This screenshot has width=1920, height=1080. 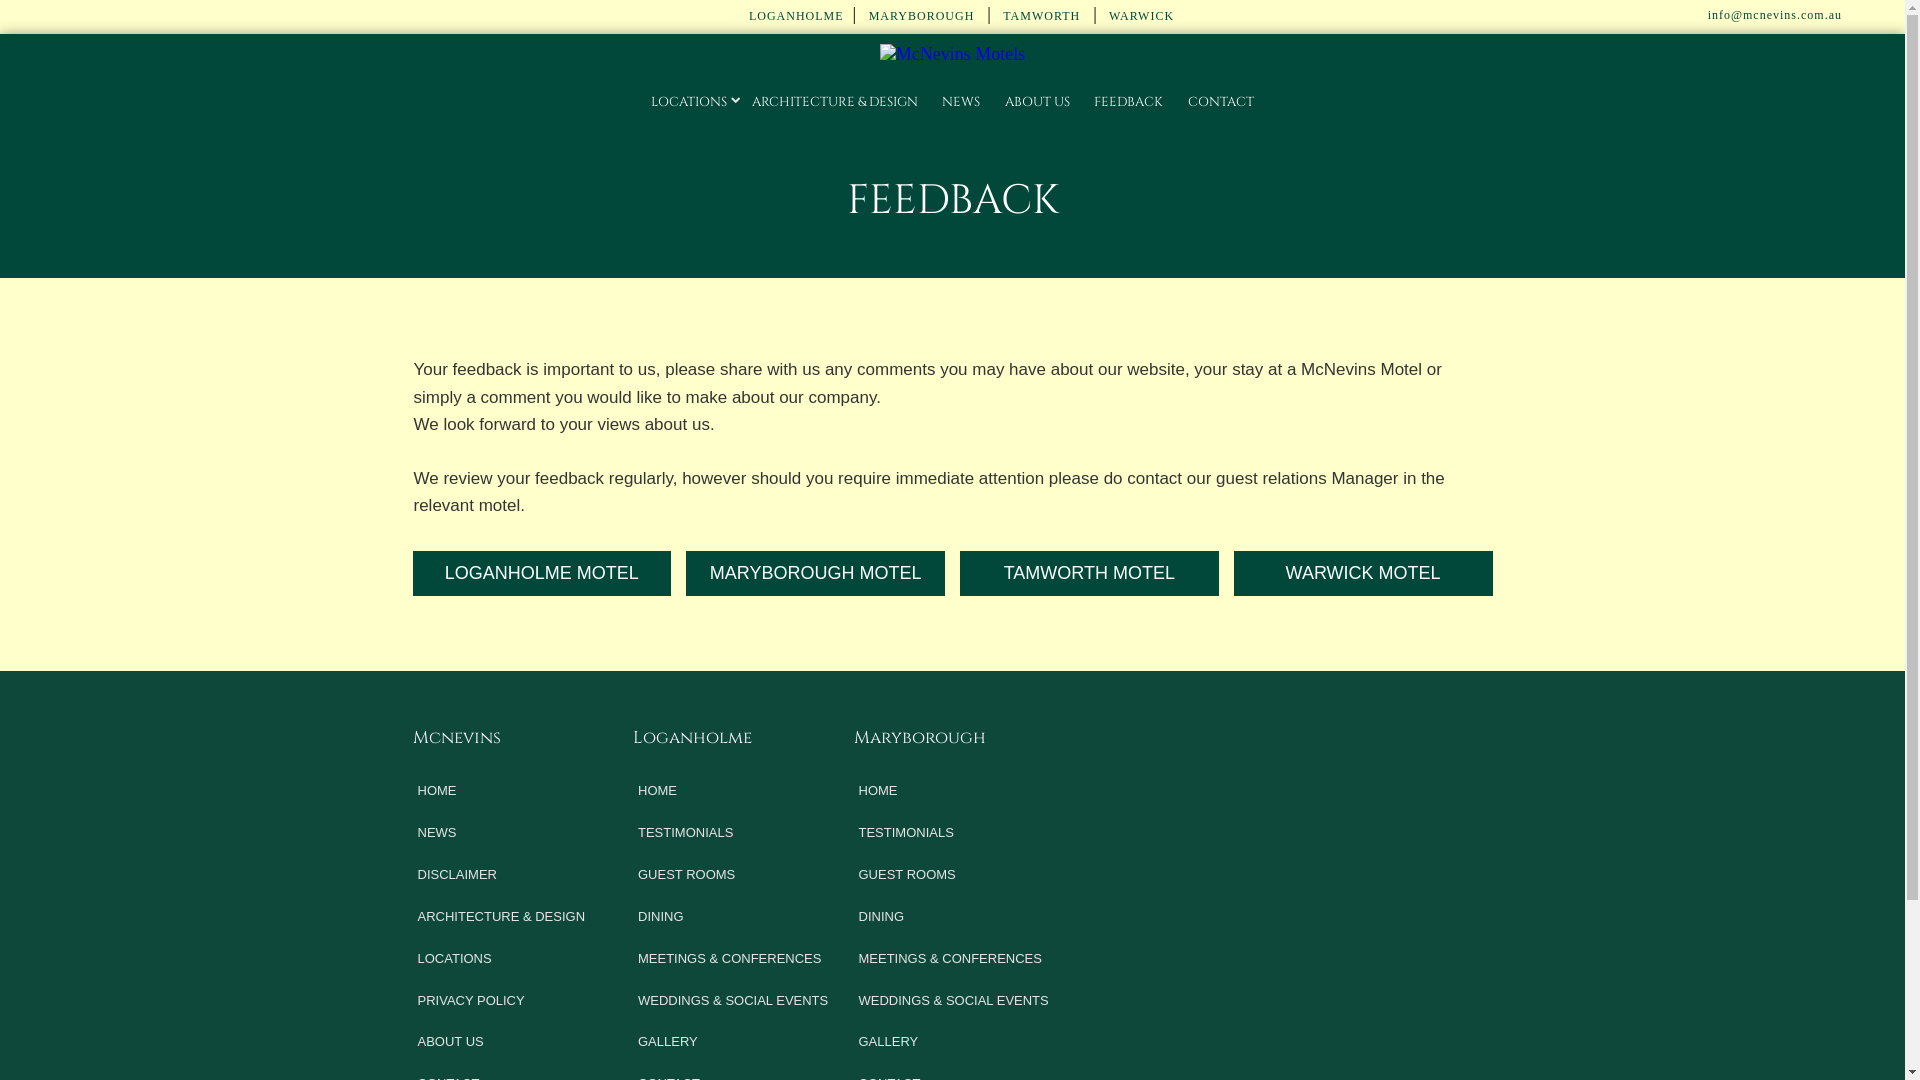 What do you see at coordinates (964, 917) in the screenshot?
I see `'DINING'` at bounding box center [964, 917].